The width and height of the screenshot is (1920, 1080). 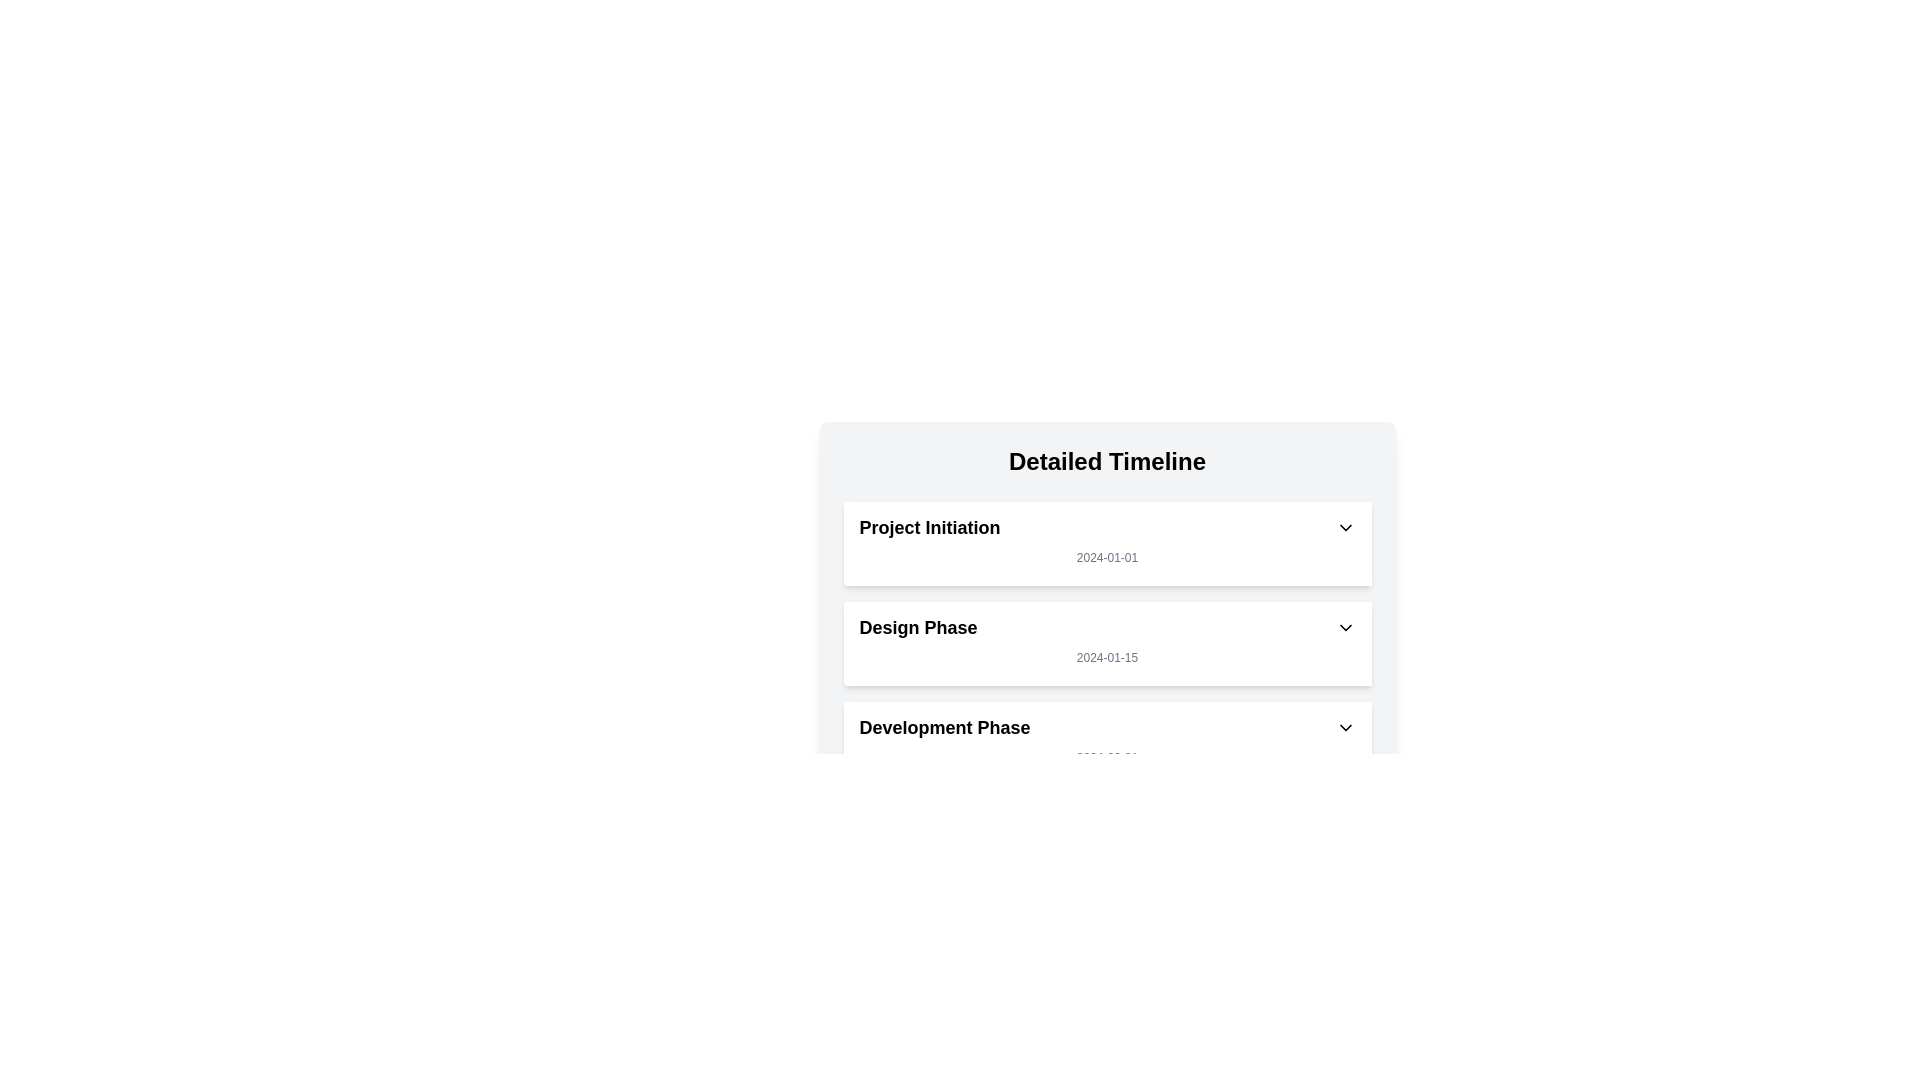 What do you see at coordinates (1345, 627) in the screenshot?
I see `the button located at the rightmost end of the 'Design Phase' row` at bounding box center [1345, 627].